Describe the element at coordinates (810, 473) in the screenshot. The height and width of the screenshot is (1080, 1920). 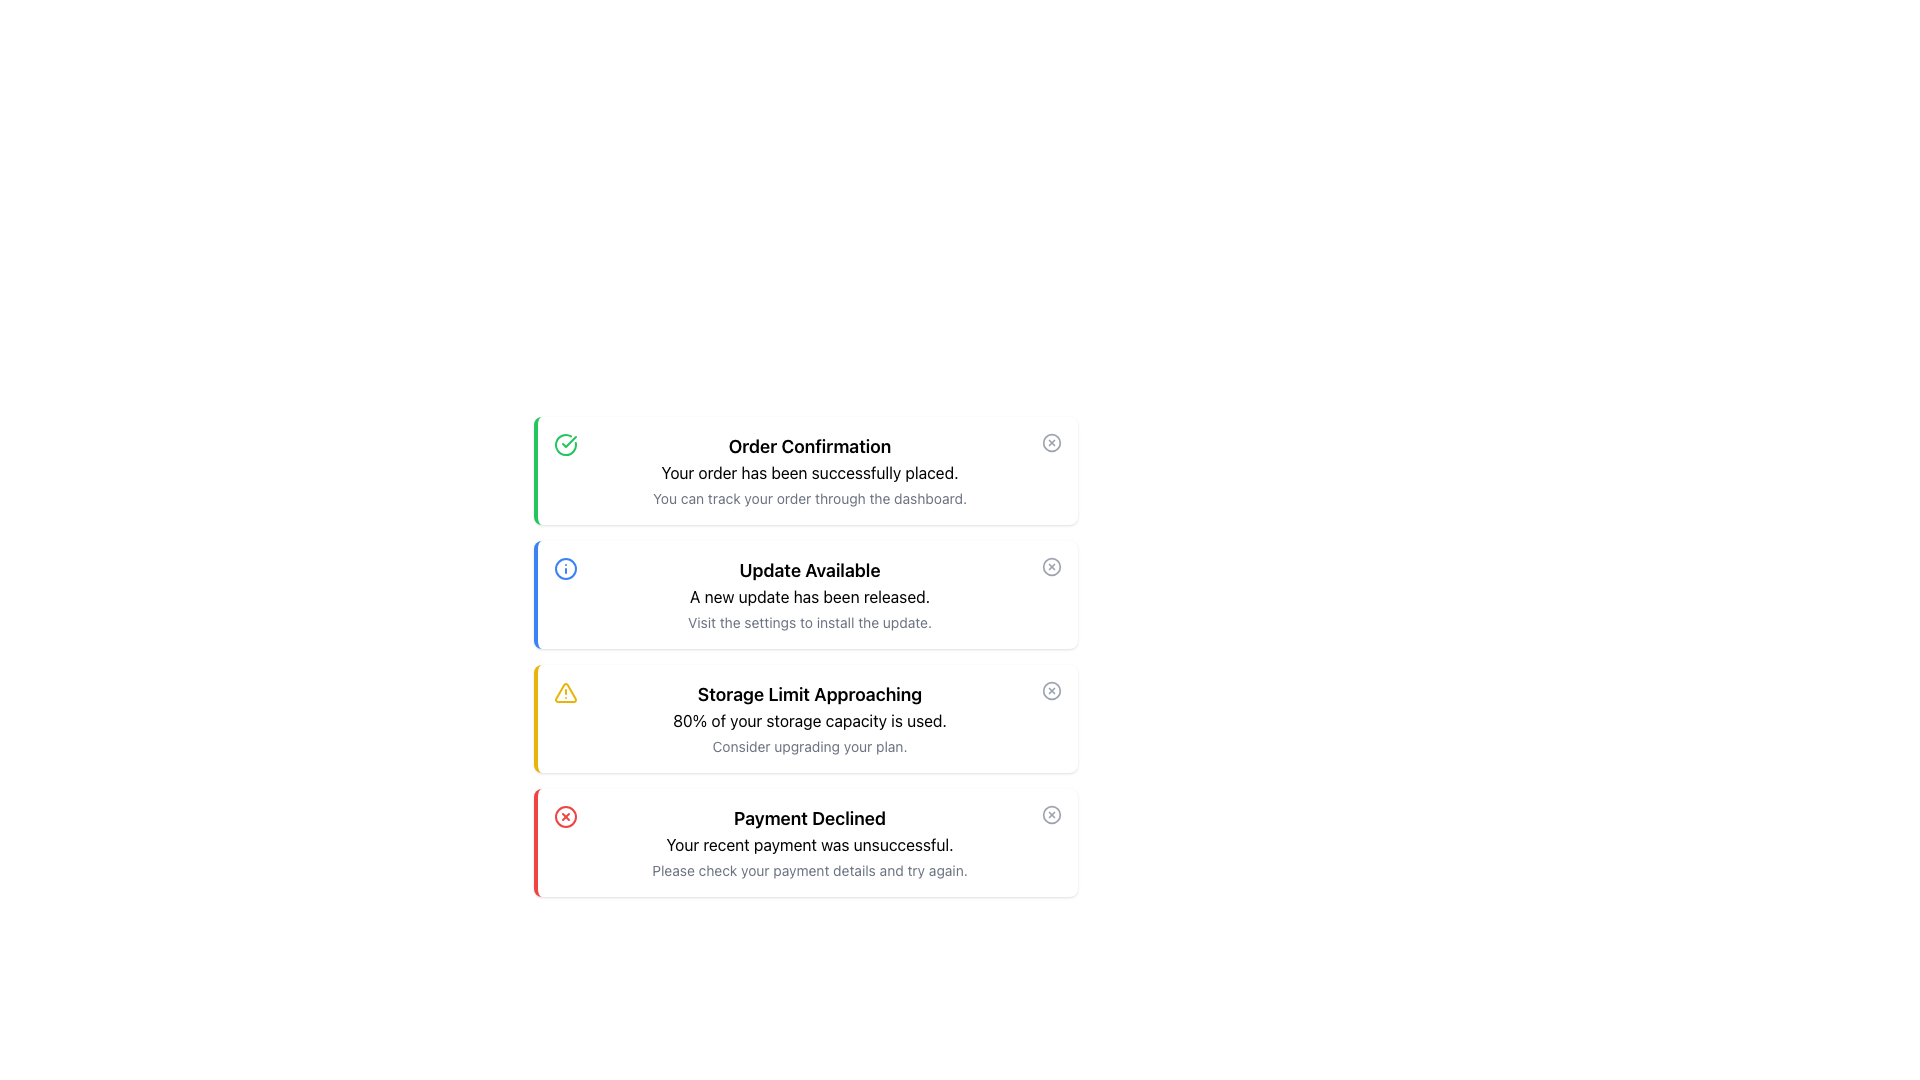
I see `the static text label displaying the message 'Your order has been successfully placed.' which is located below the 'Order Confirmation' heading` at that location.